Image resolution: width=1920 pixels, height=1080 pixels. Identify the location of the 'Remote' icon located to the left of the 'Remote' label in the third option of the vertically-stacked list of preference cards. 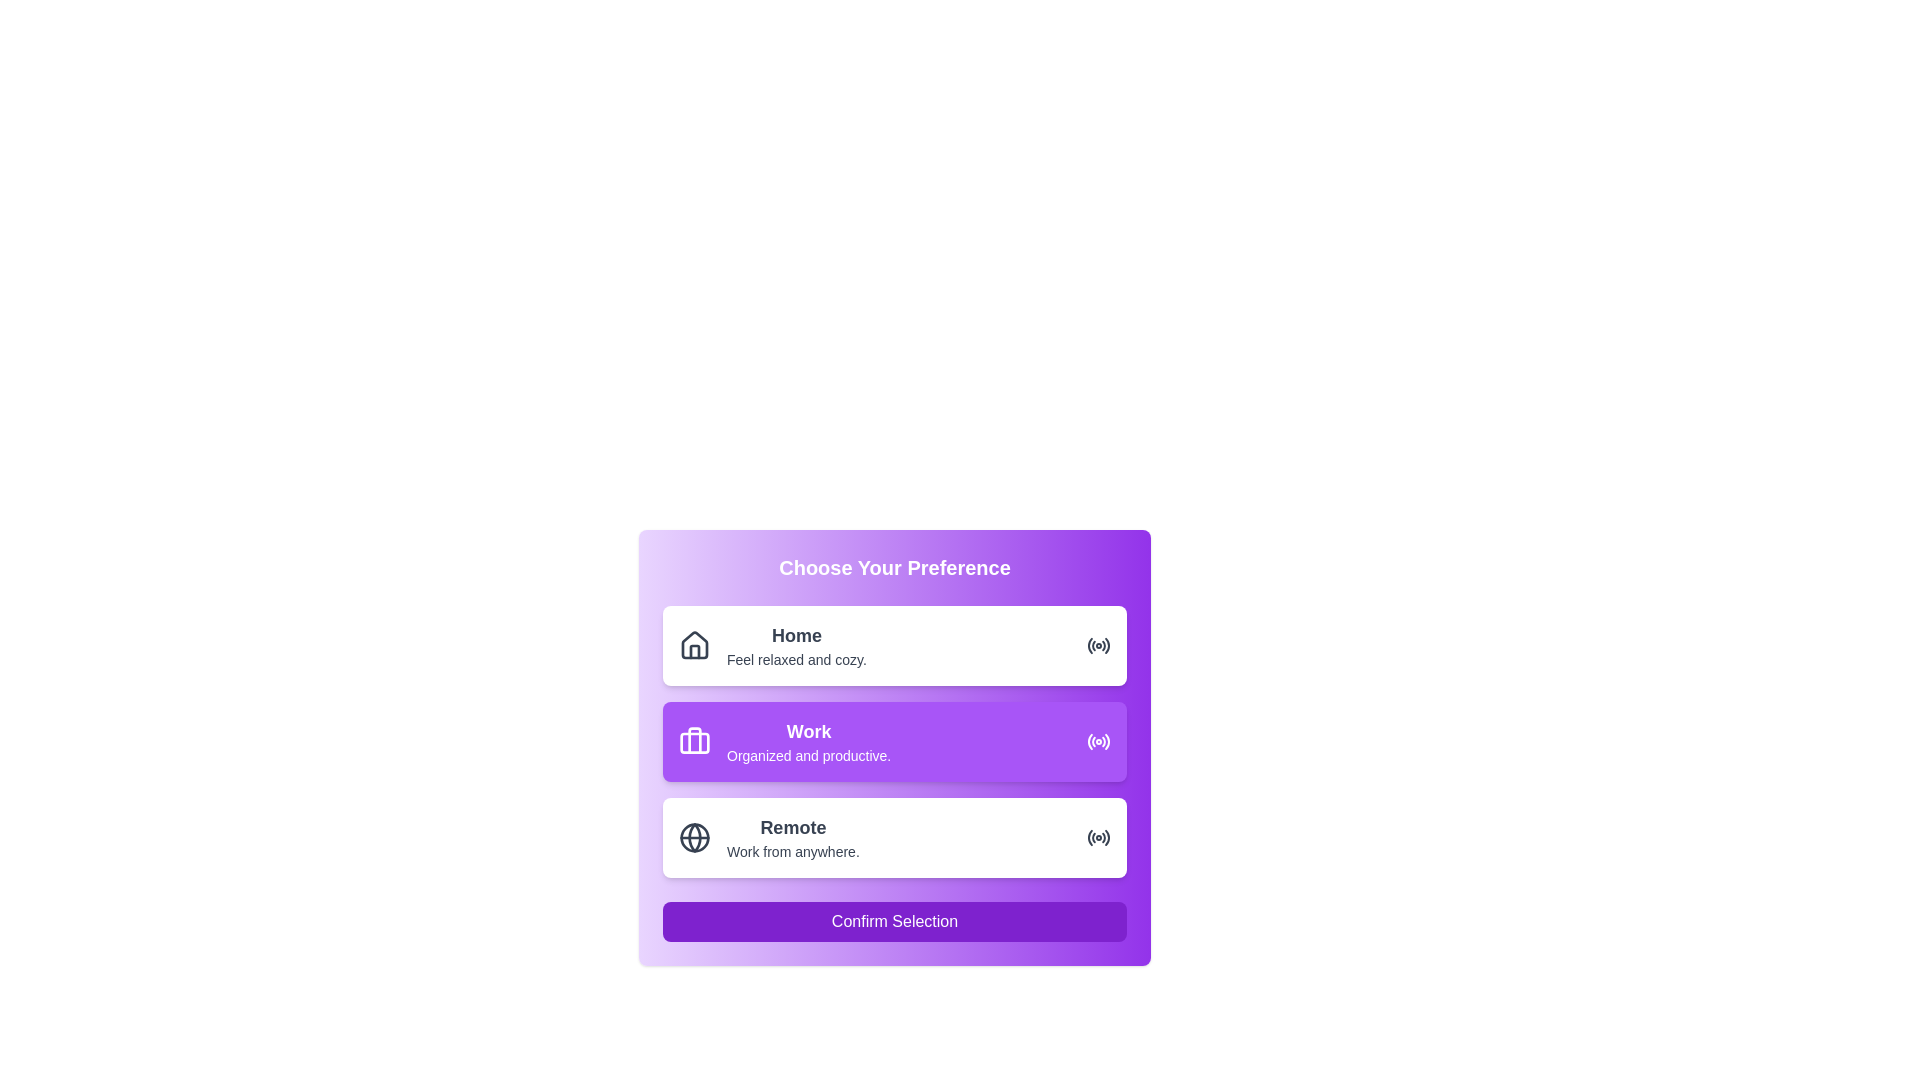
(695, 837).